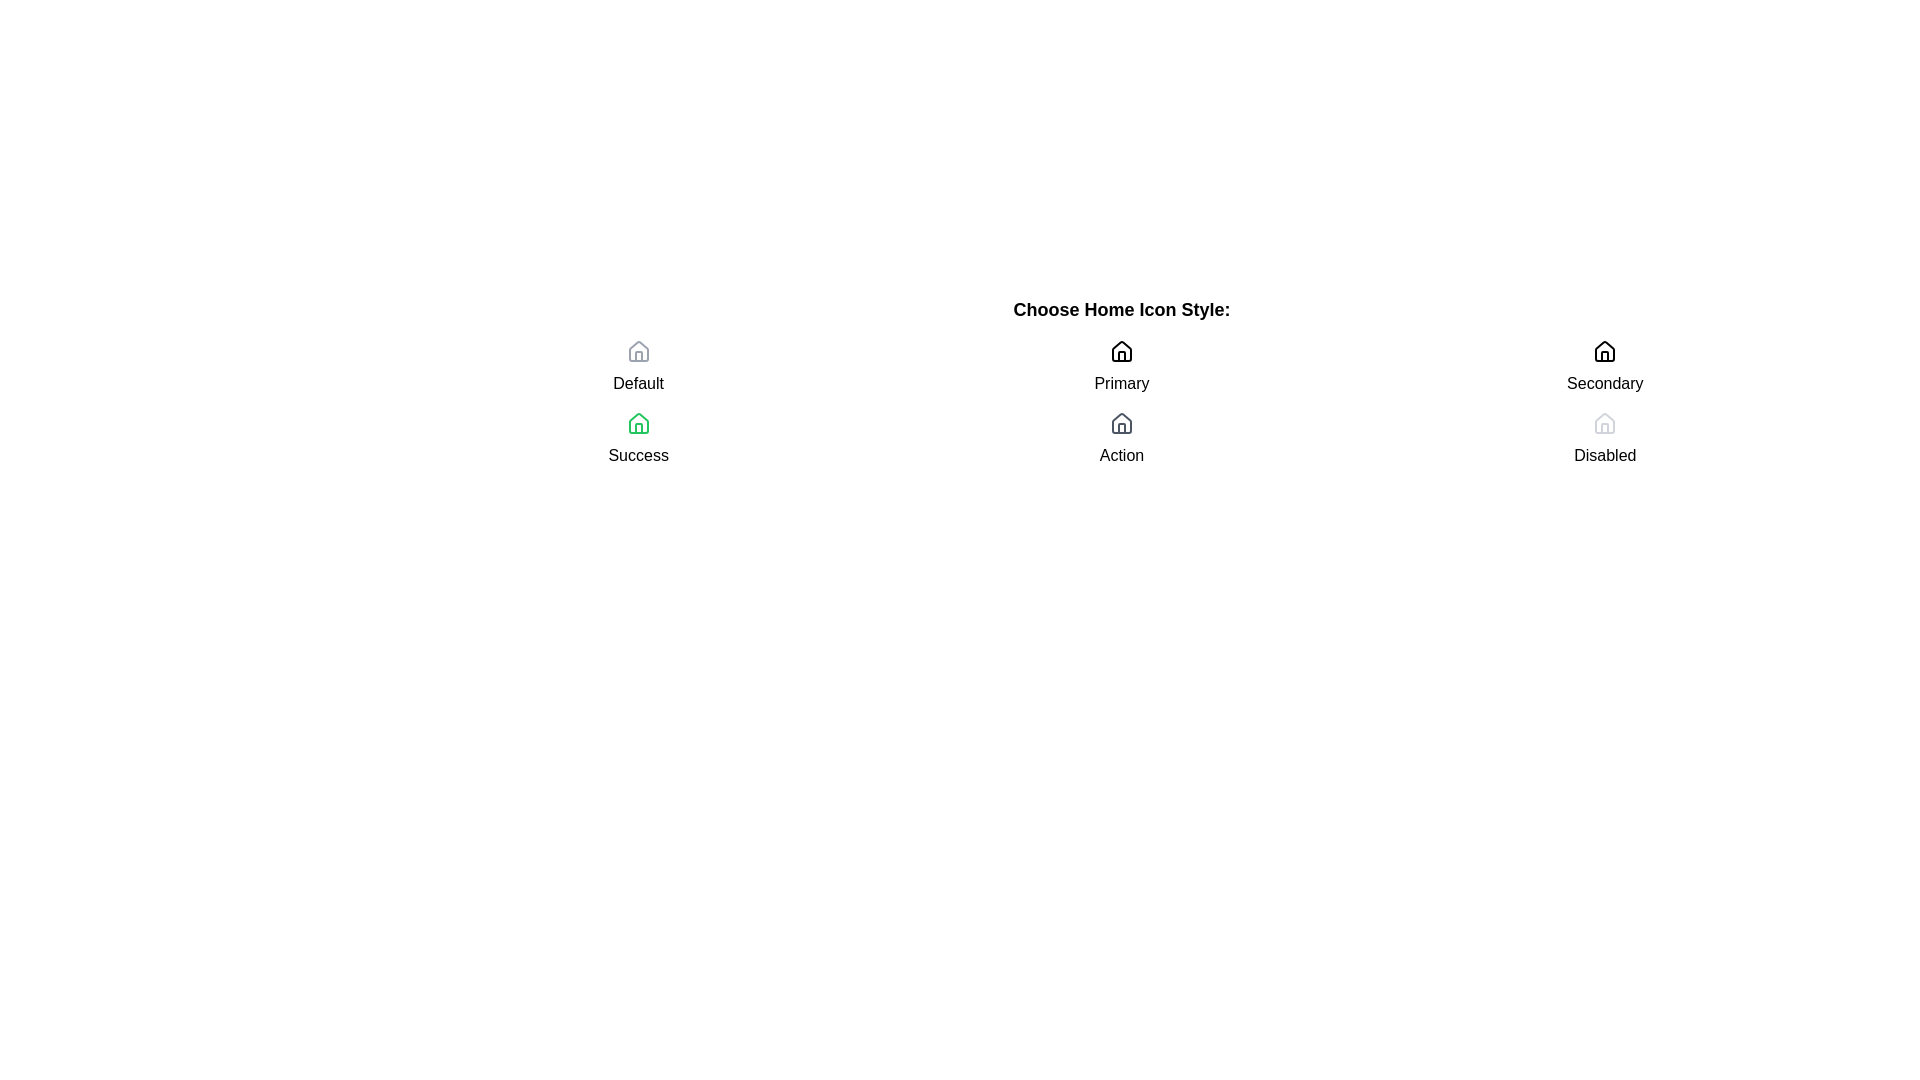 The image size is (1920, 1080). I want to click on the vertical rectangular shape located at the lower center portion of the 'Secondary' house icon in the 'Choose Home Icon Style' section, so click(1605, 355).